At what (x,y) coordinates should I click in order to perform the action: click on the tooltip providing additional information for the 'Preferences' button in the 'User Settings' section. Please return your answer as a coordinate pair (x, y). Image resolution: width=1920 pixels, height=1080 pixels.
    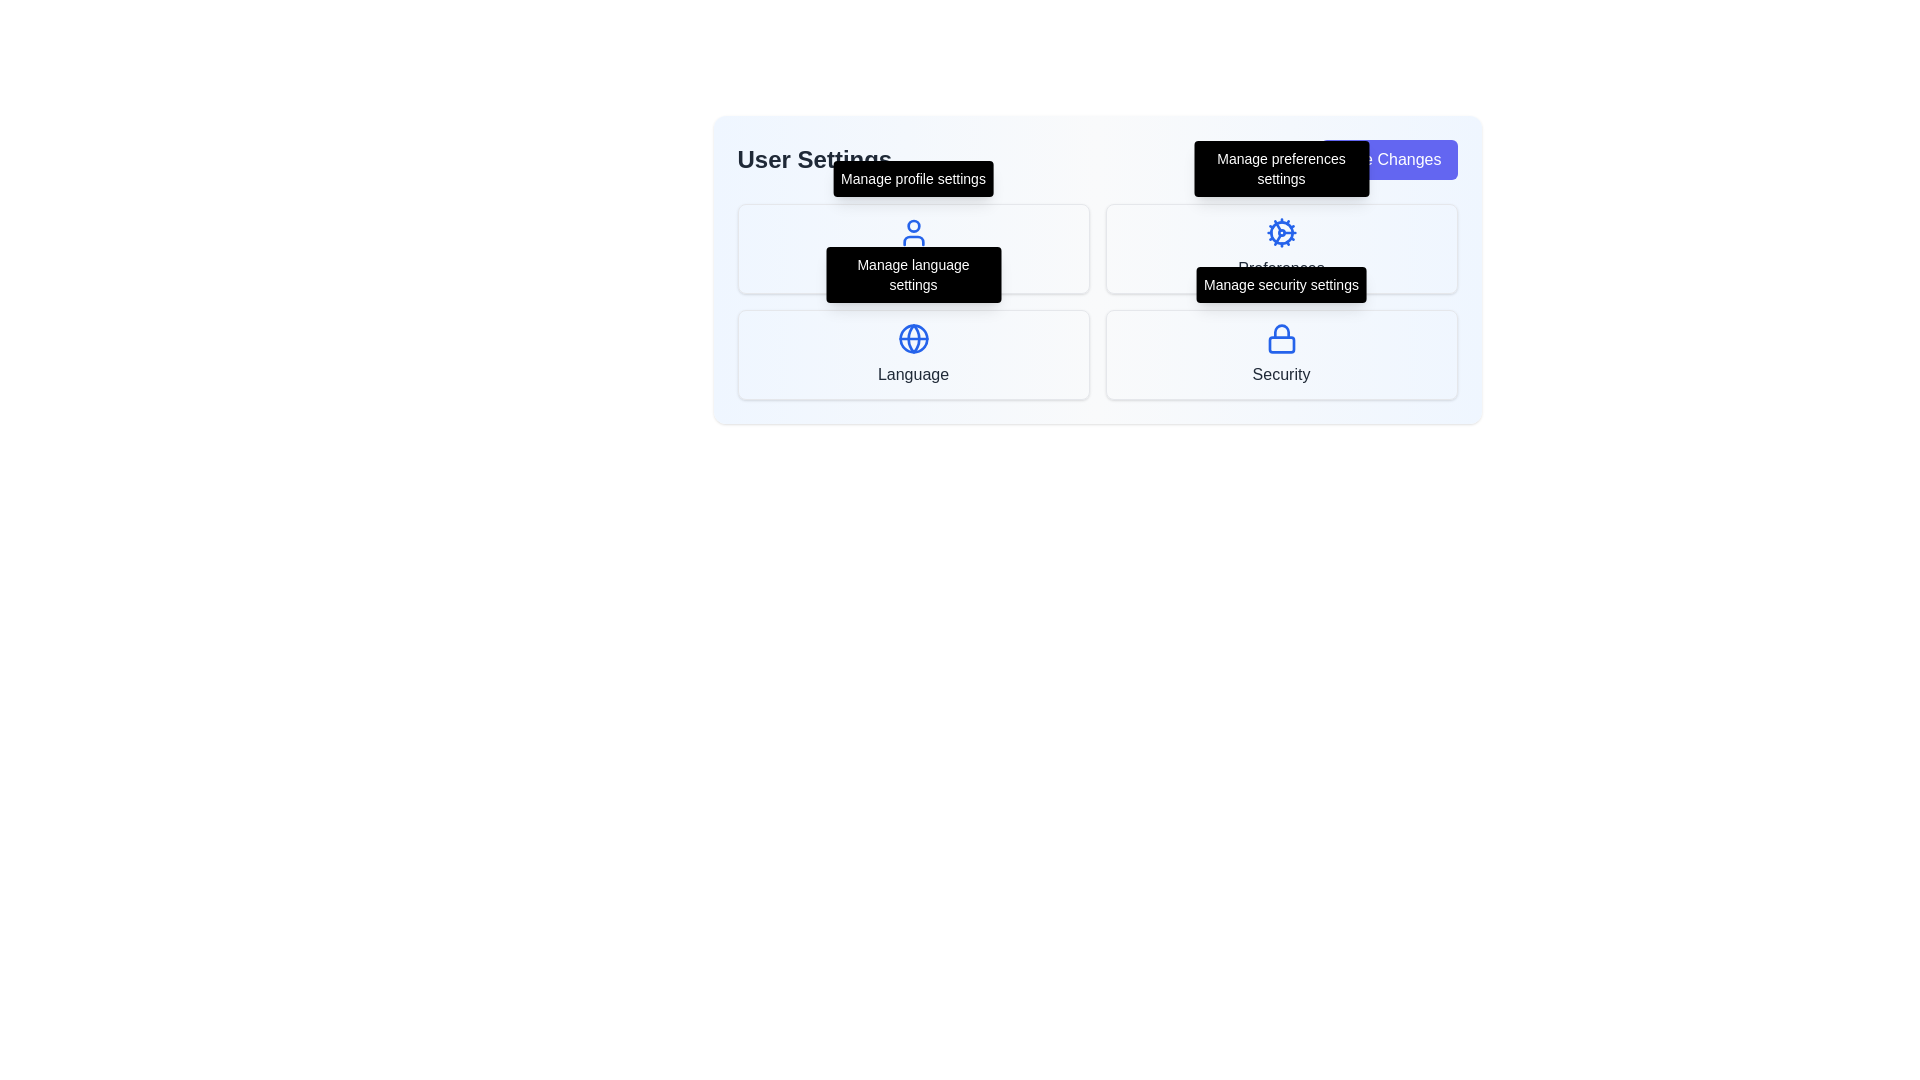
    Looking at the image, I should click on (1281, 168).